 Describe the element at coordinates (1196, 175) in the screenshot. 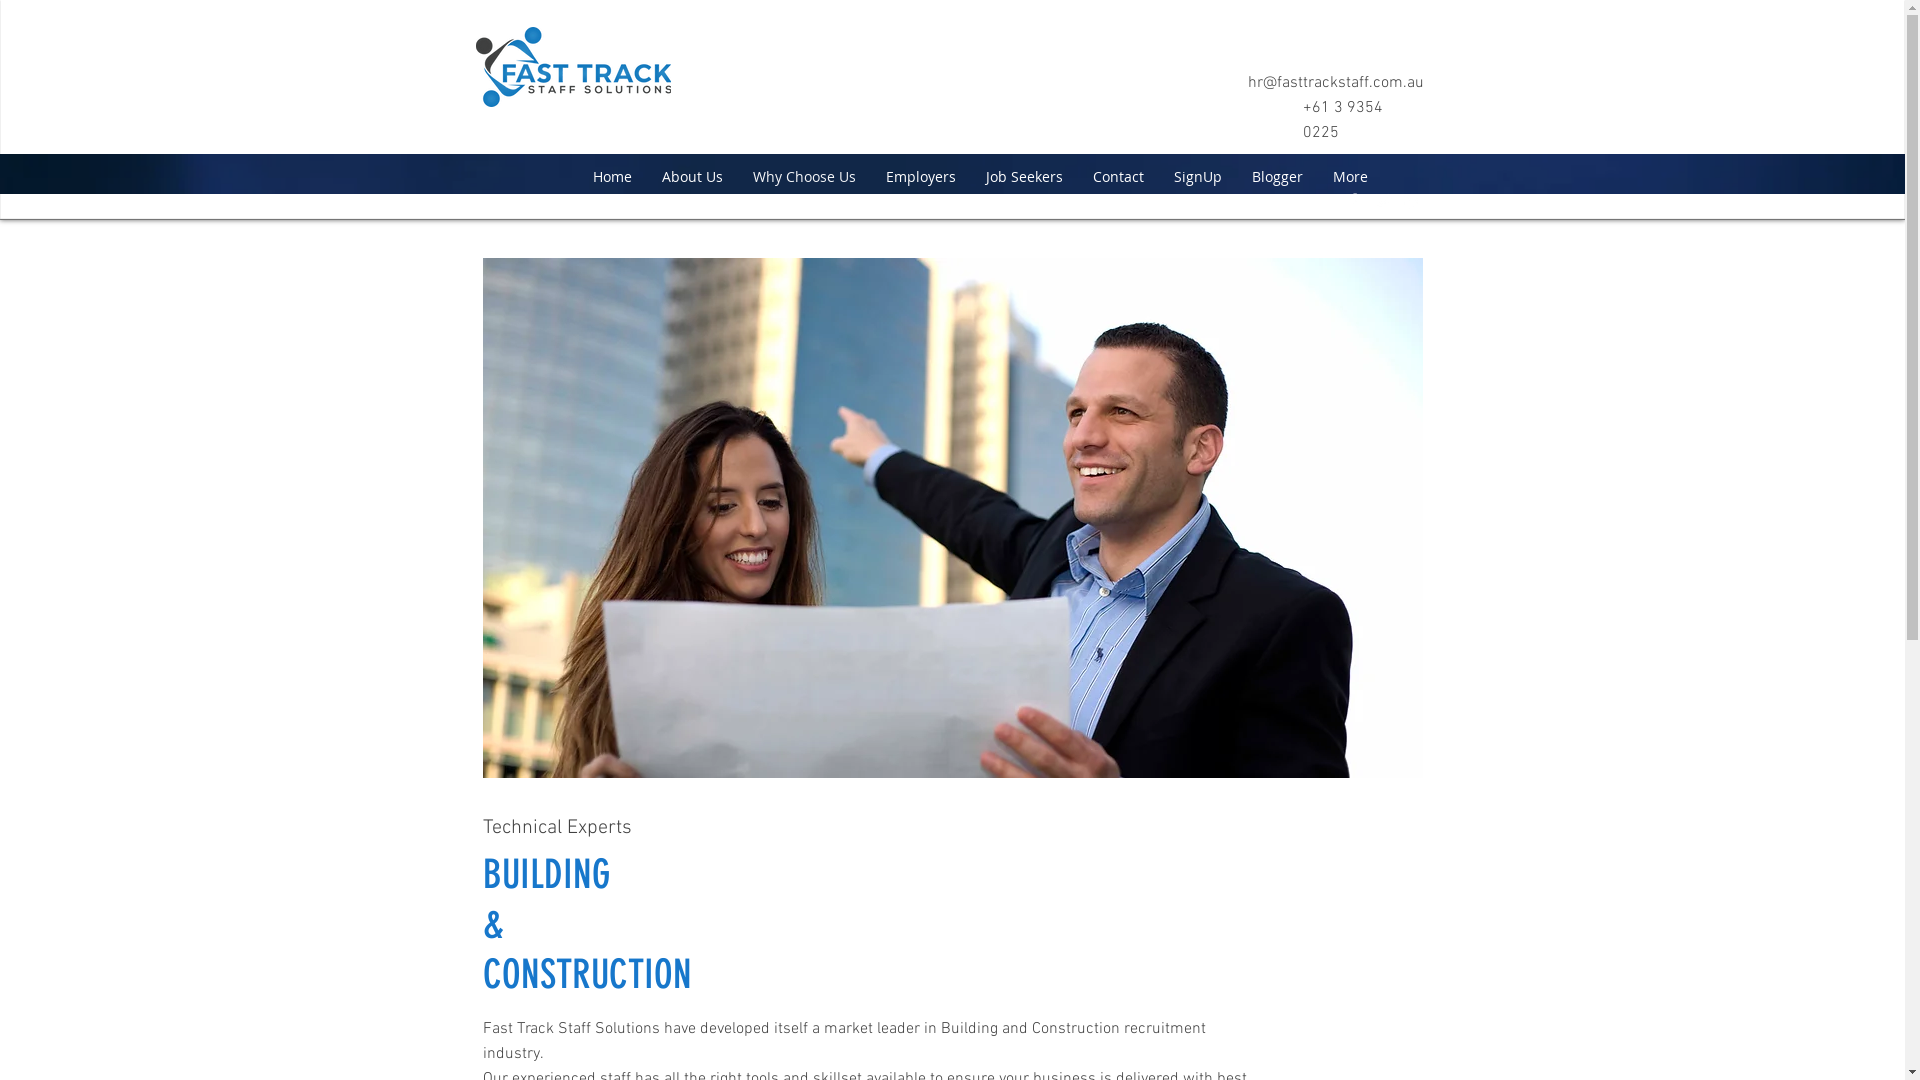

I see `'SignUp'` at that location.